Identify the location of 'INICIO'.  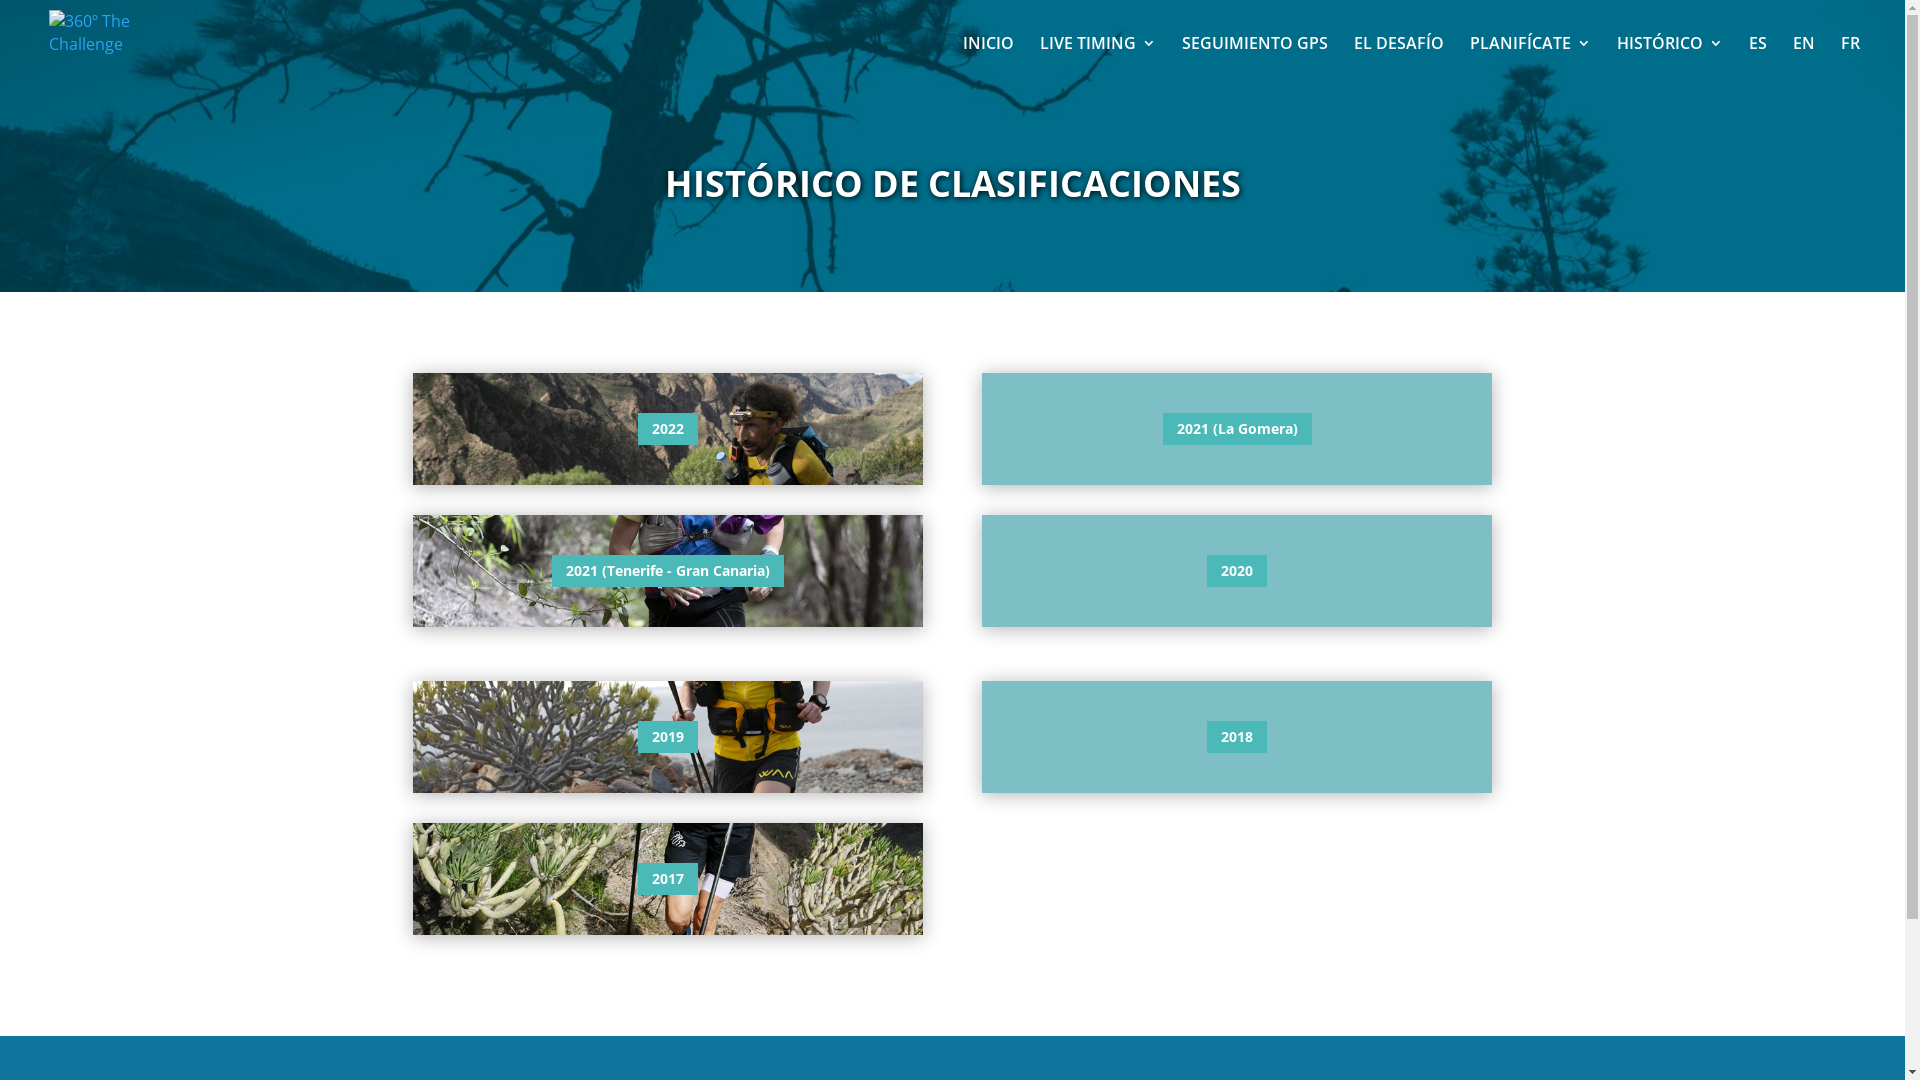
(988, 60).